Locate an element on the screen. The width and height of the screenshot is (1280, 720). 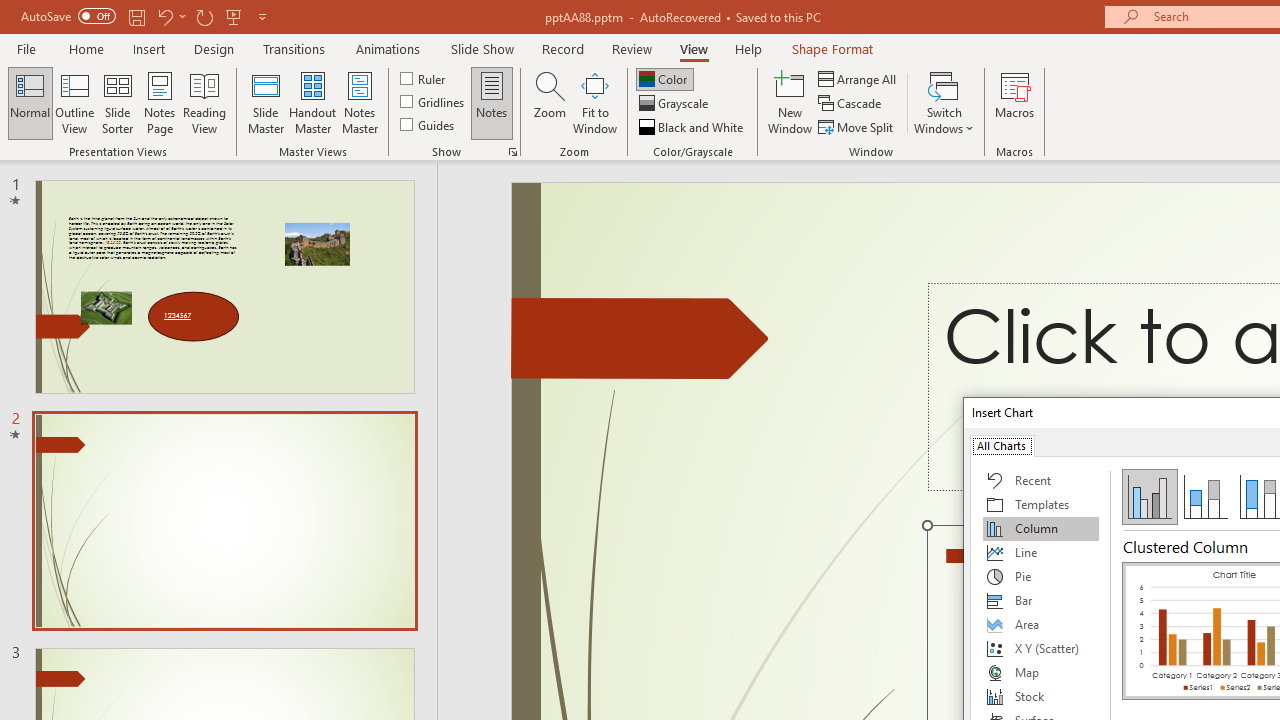
'Handout Master' is located at coordinates (311, 103).